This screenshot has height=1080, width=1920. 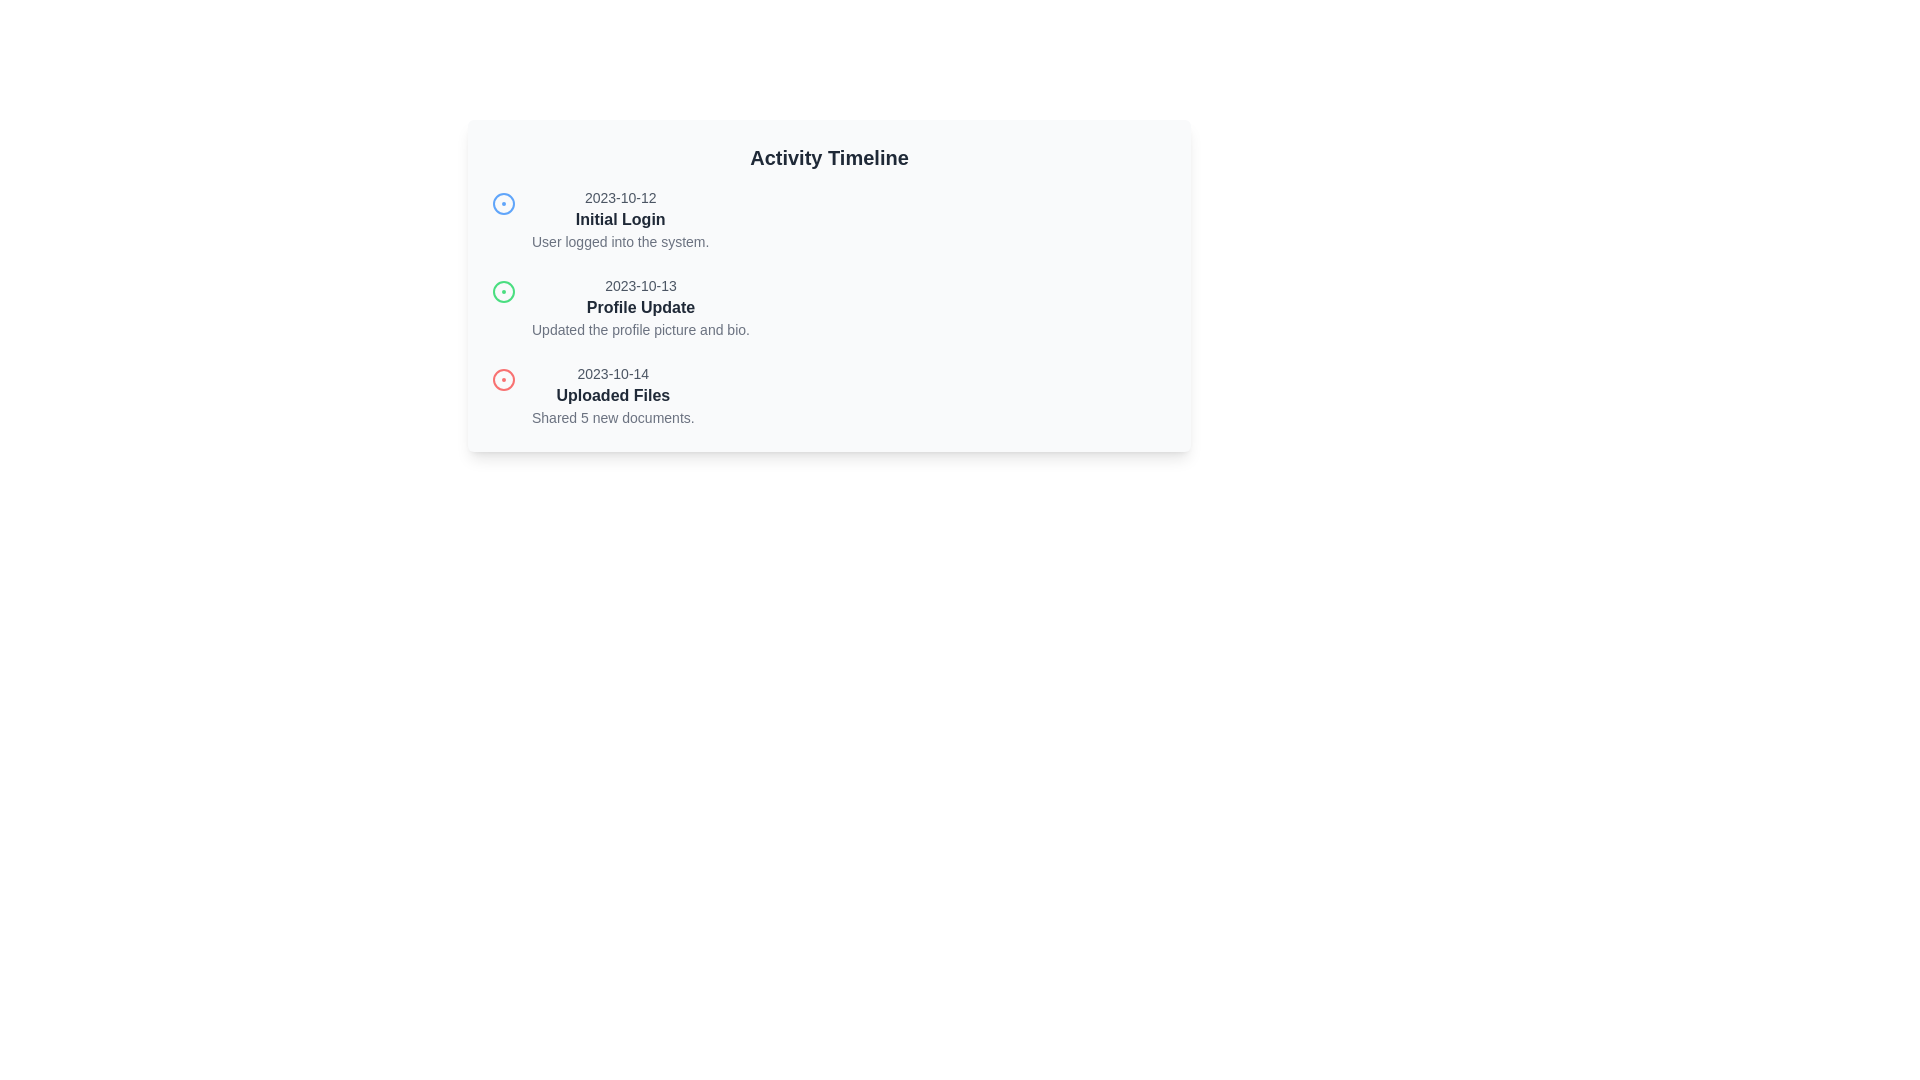 What do you see at coordinates (640, 308) in the screenshot?
I see `the text block displaying 'Profile Update' in the activity timeline, which includes the date '2023-10-13' and additional info about the profile update` at bounding box center [640, 308].